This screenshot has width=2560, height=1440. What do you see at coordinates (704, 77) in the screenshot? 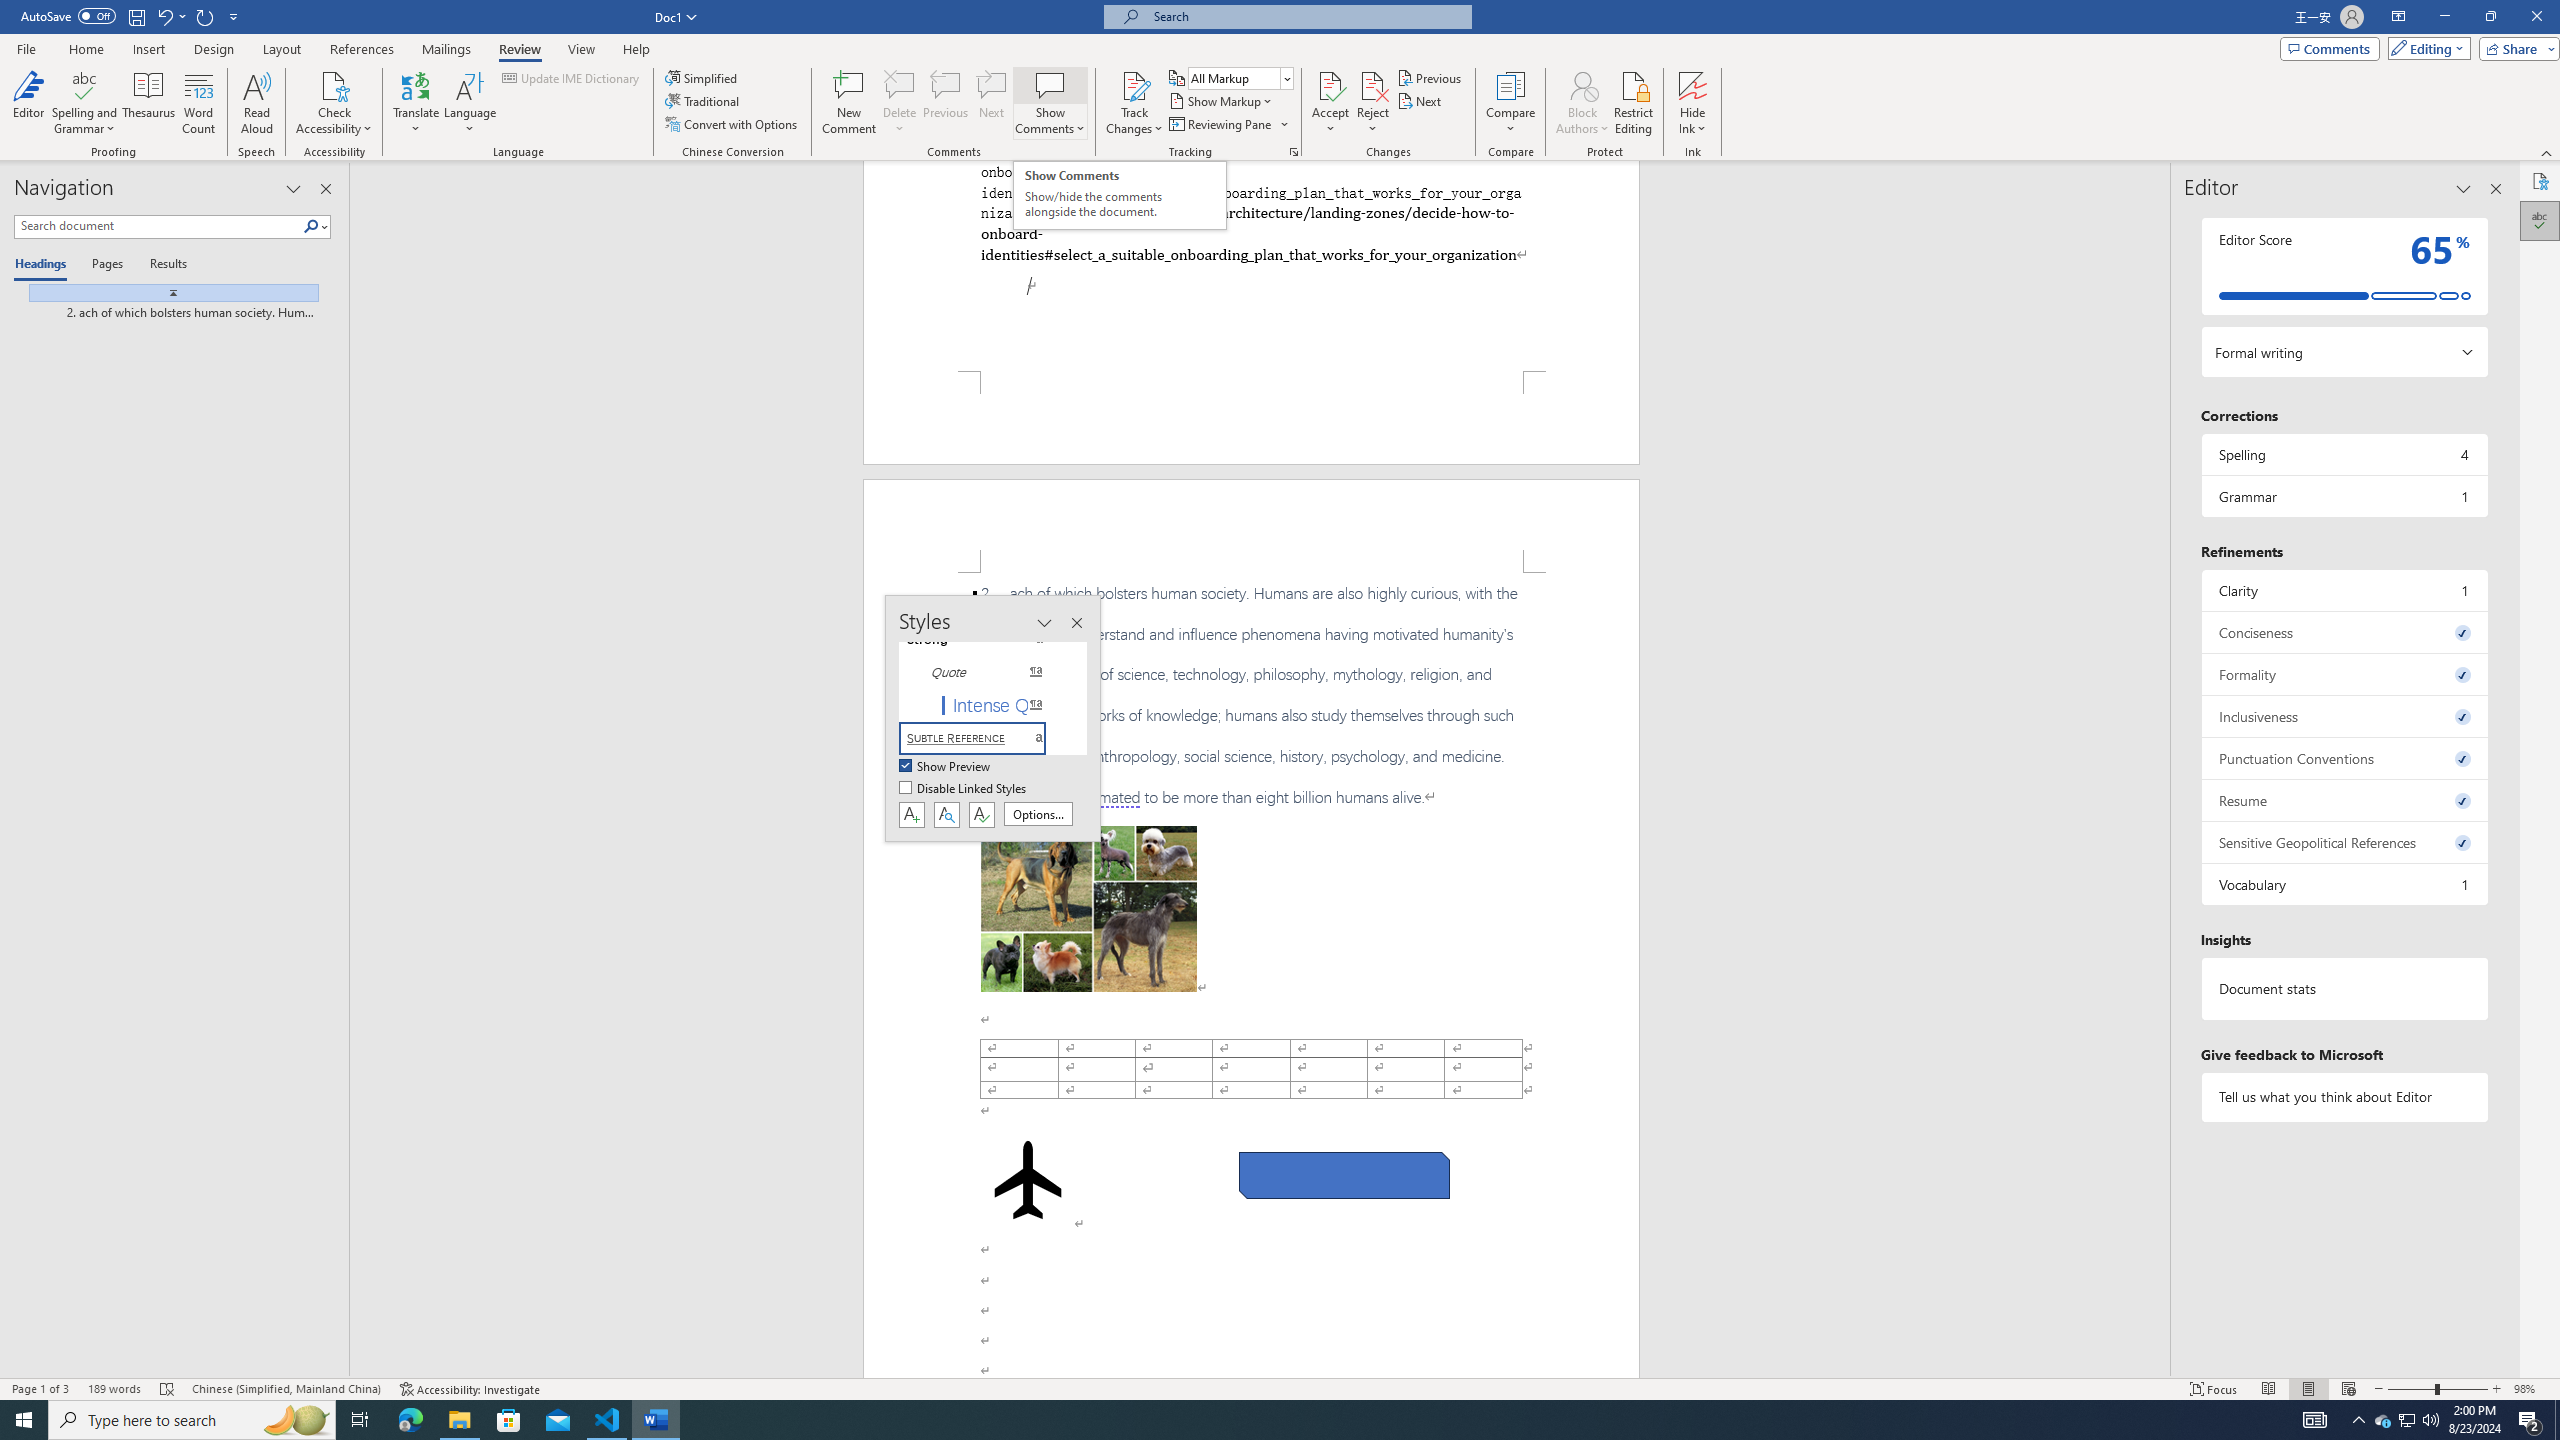
I see `'Simplified'` at bounding box center [704, 77].